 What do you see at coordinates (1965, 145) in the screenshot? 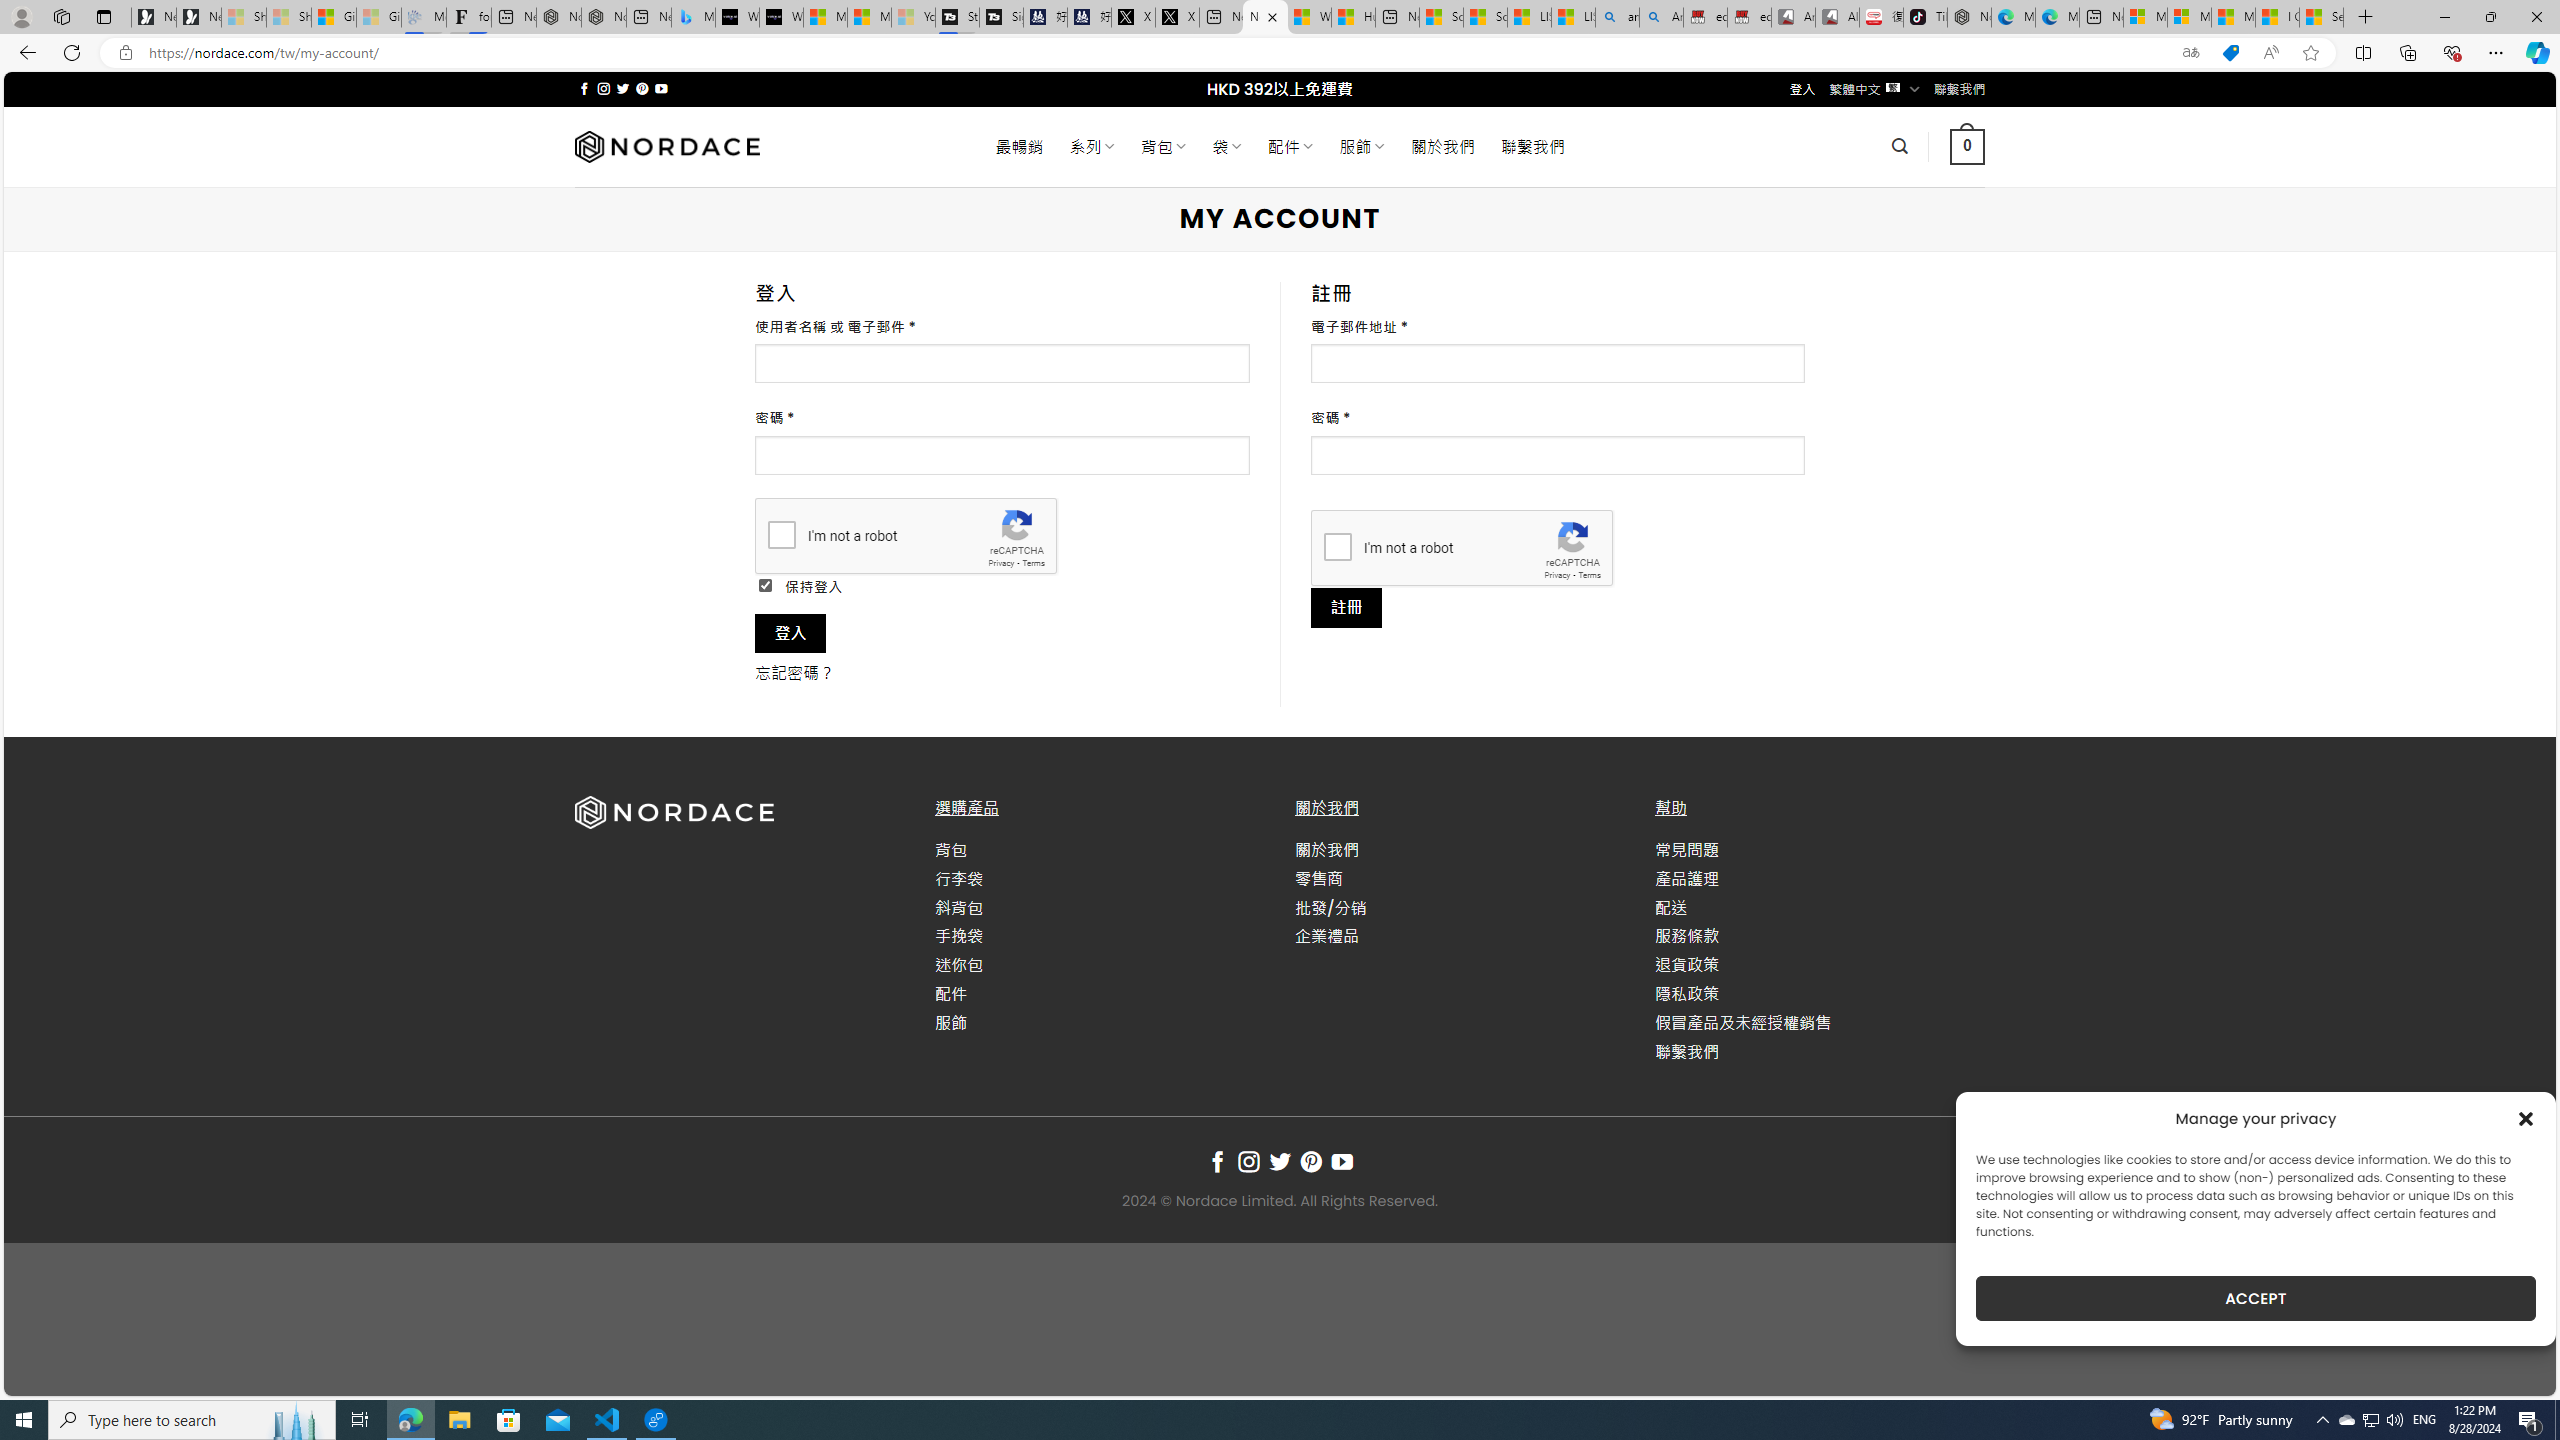
I see `' 0 '` at bounding box center [1965, 145].